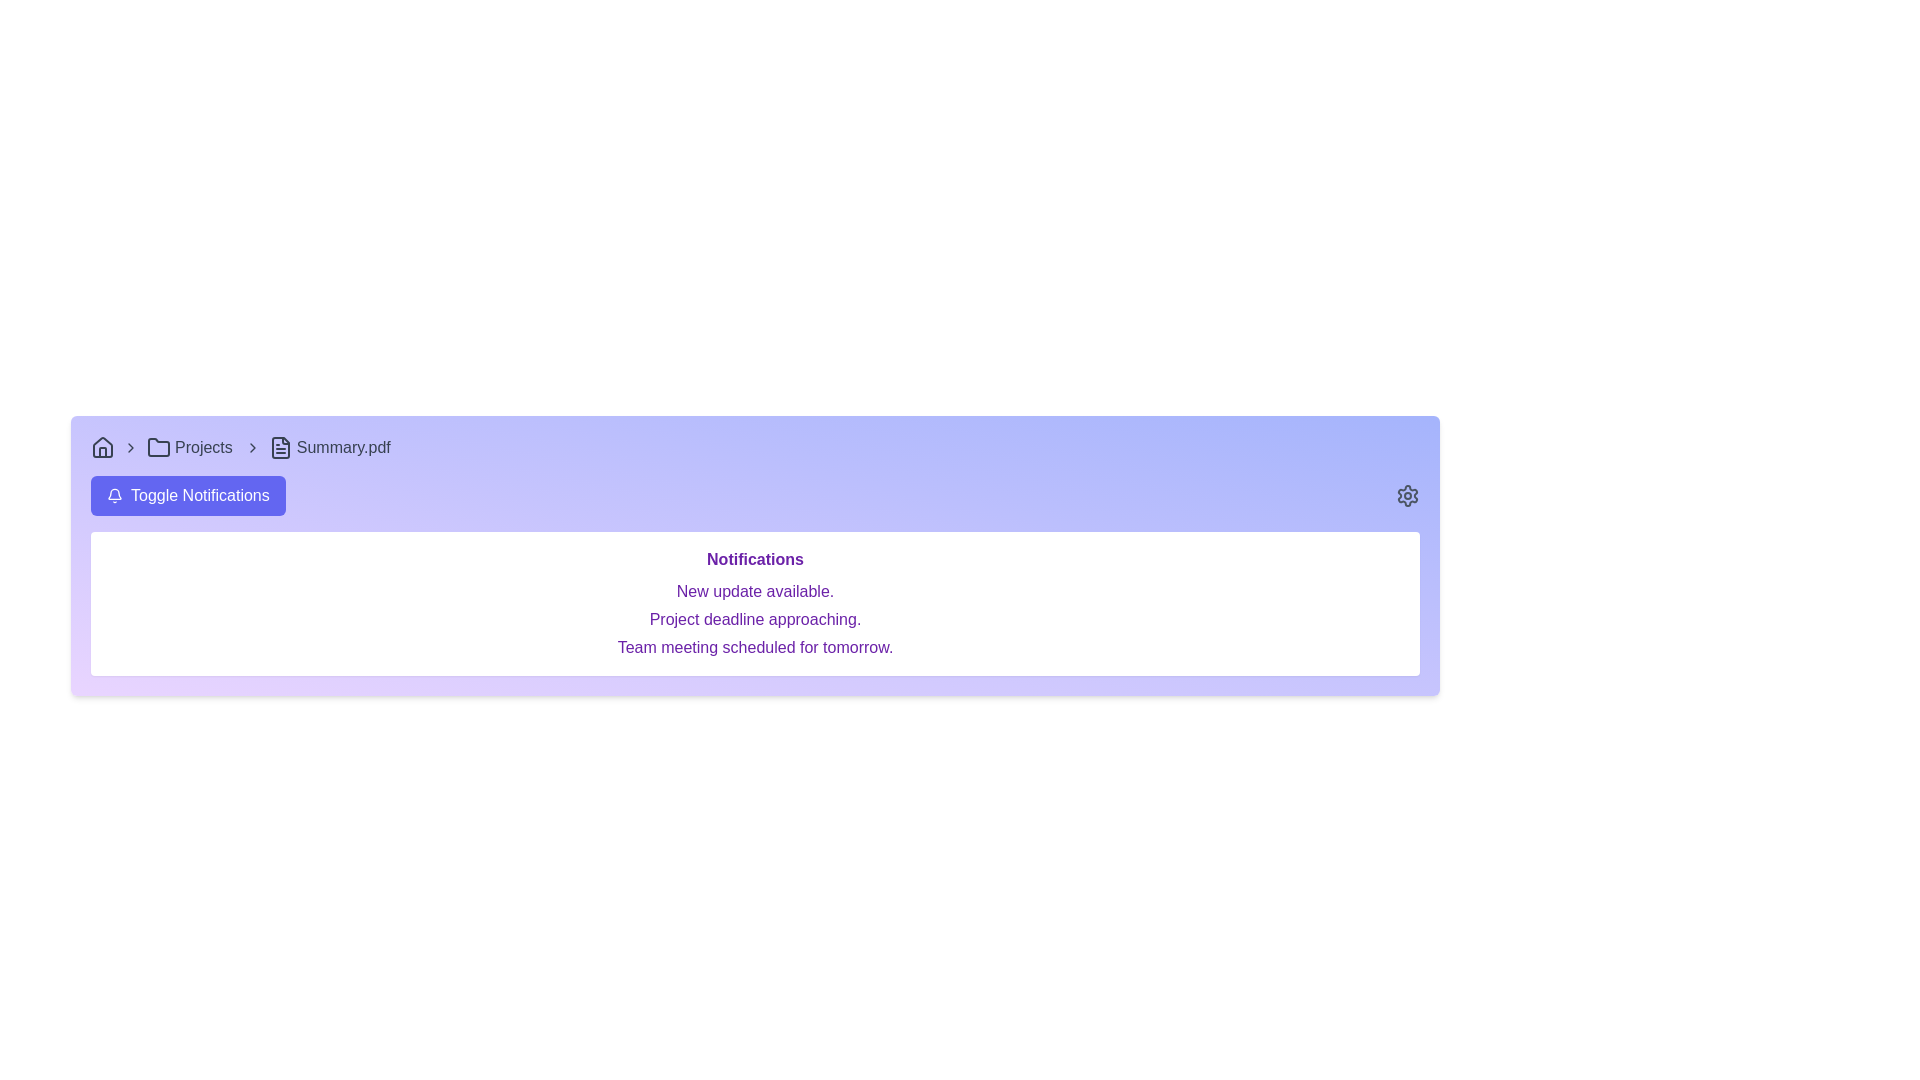  What do you see at coordinates (157, 446) in the screenshot?
I see `the folder icon element, which is the second icon from the left in the breadcrumb navigation bar, positioned between the home icon and text links` at bounding box center [157, 446].